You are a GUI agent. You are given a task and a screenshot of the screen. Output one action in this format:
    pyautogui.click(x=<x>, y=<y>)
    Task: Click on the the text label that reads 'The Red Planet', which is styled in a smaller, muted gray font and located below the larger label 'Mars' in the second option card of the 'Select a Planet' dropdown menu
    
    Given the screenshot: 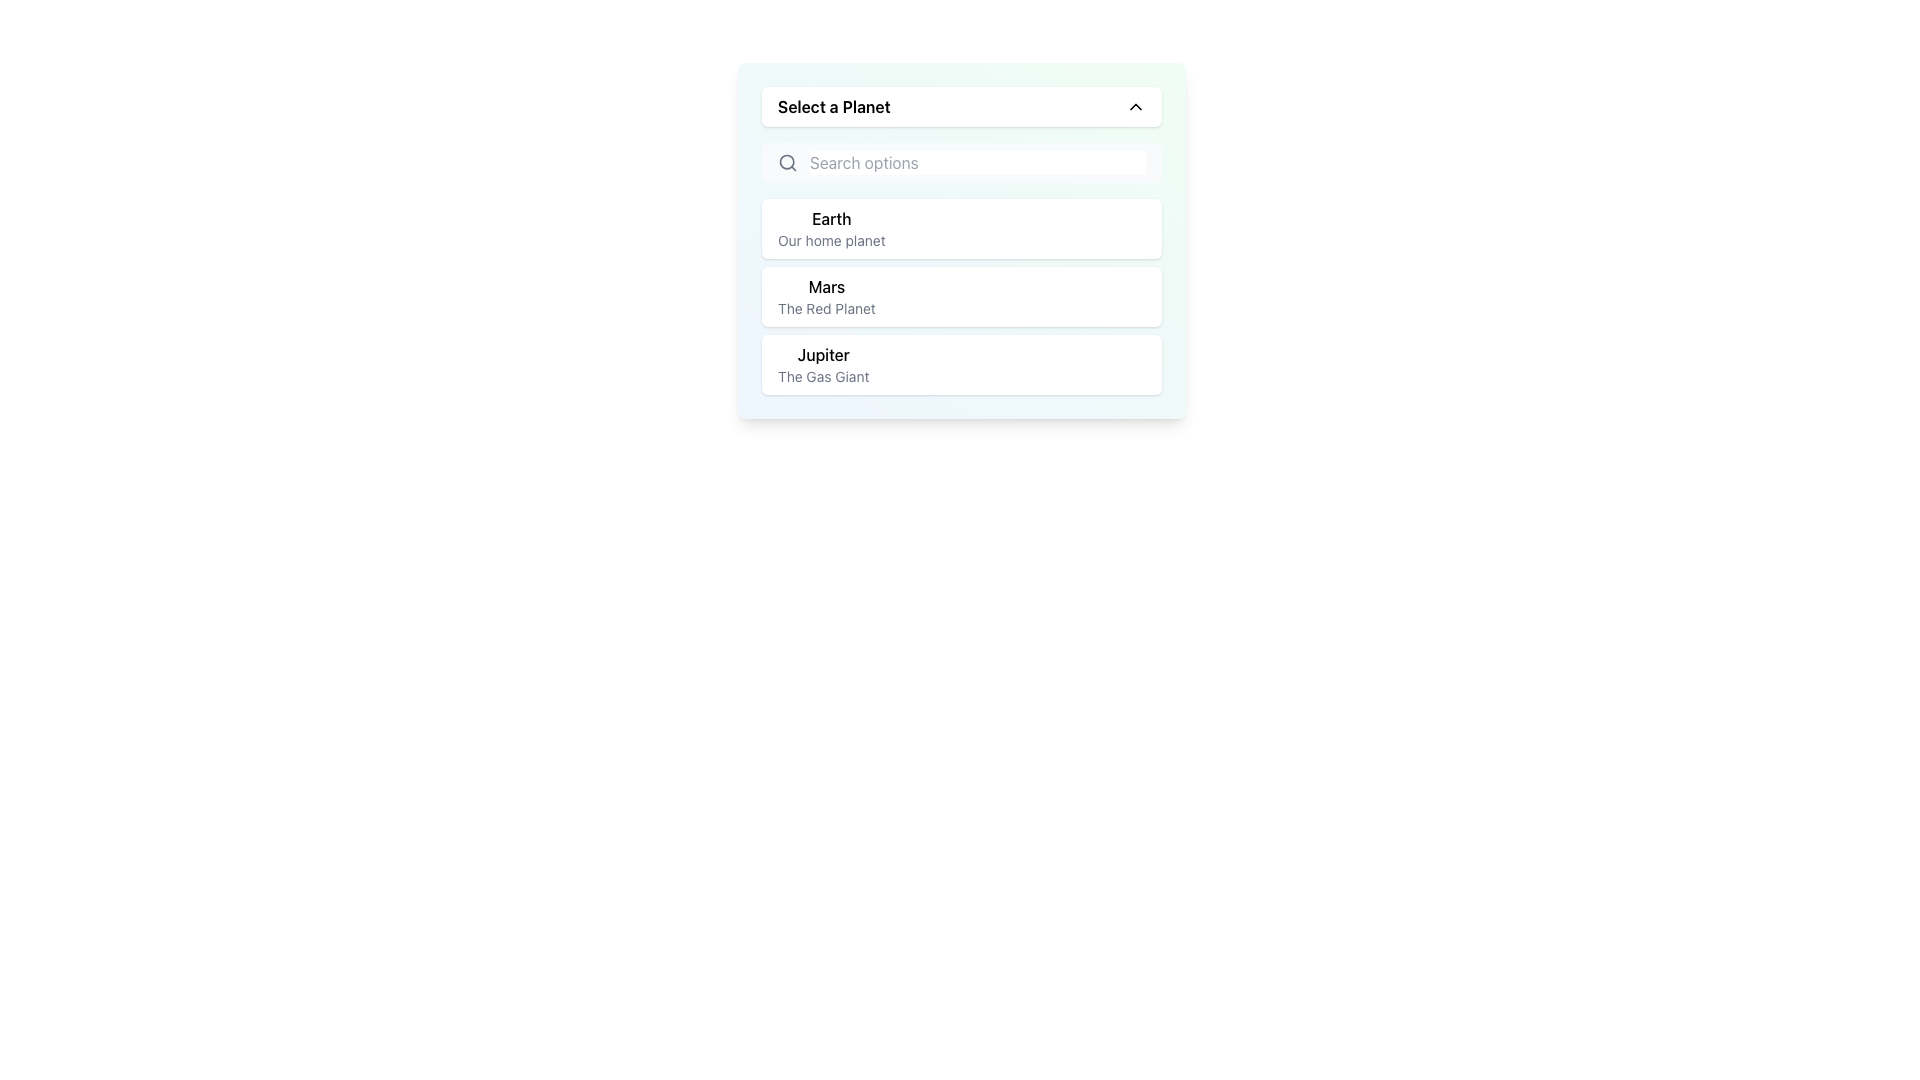 What is the action you would take?
    pyautogui.click(x=826, y=308)
    